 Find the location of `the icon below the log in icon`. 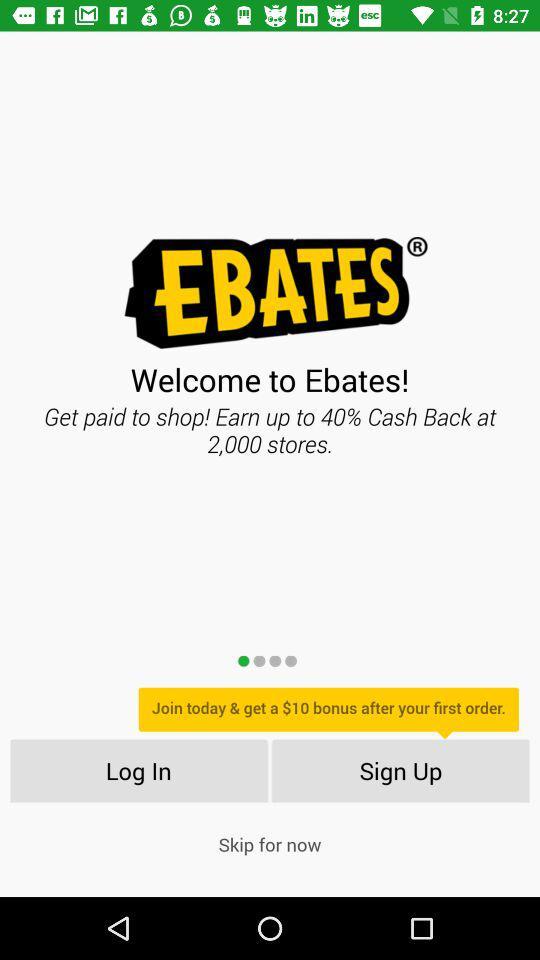

the icon below the log in icon is located at coordinates (270, 843).